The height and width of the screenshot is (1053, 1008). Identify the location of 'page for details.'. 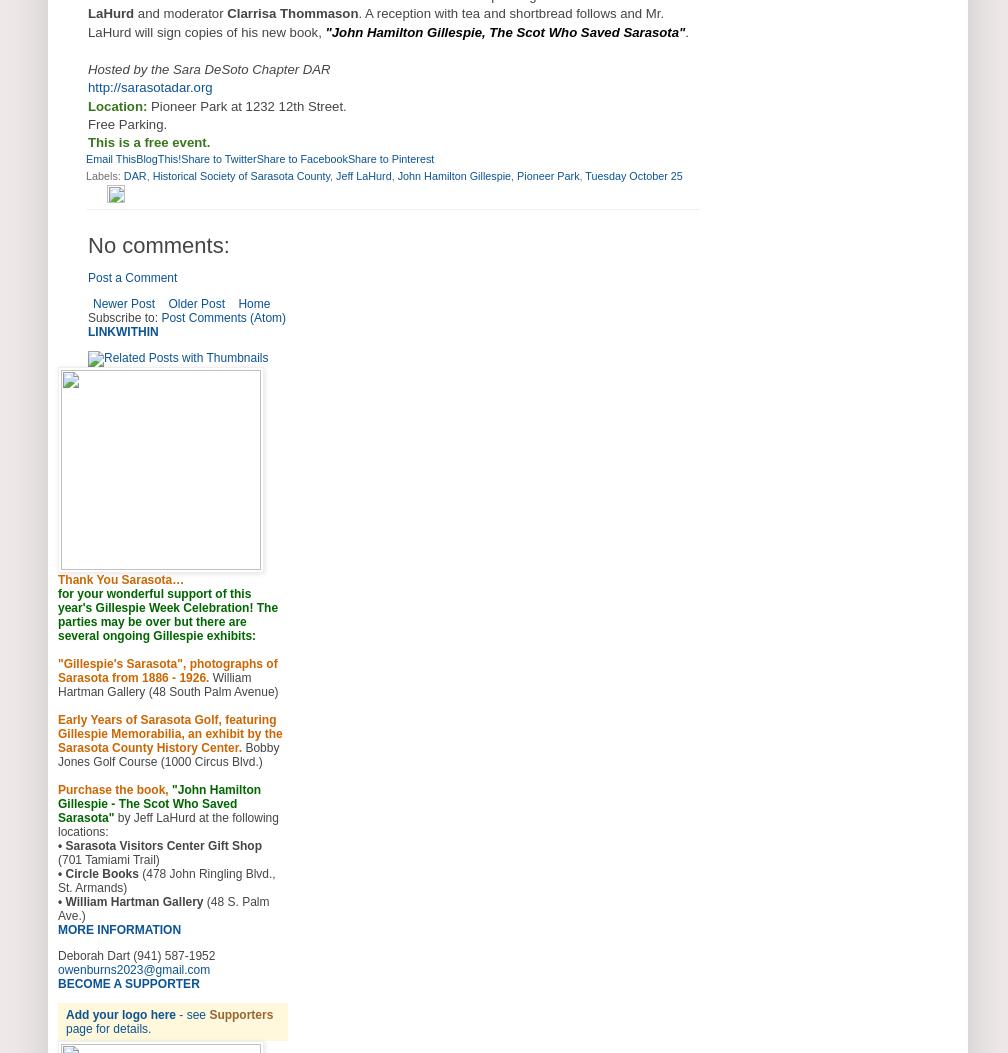
(108, 1027).